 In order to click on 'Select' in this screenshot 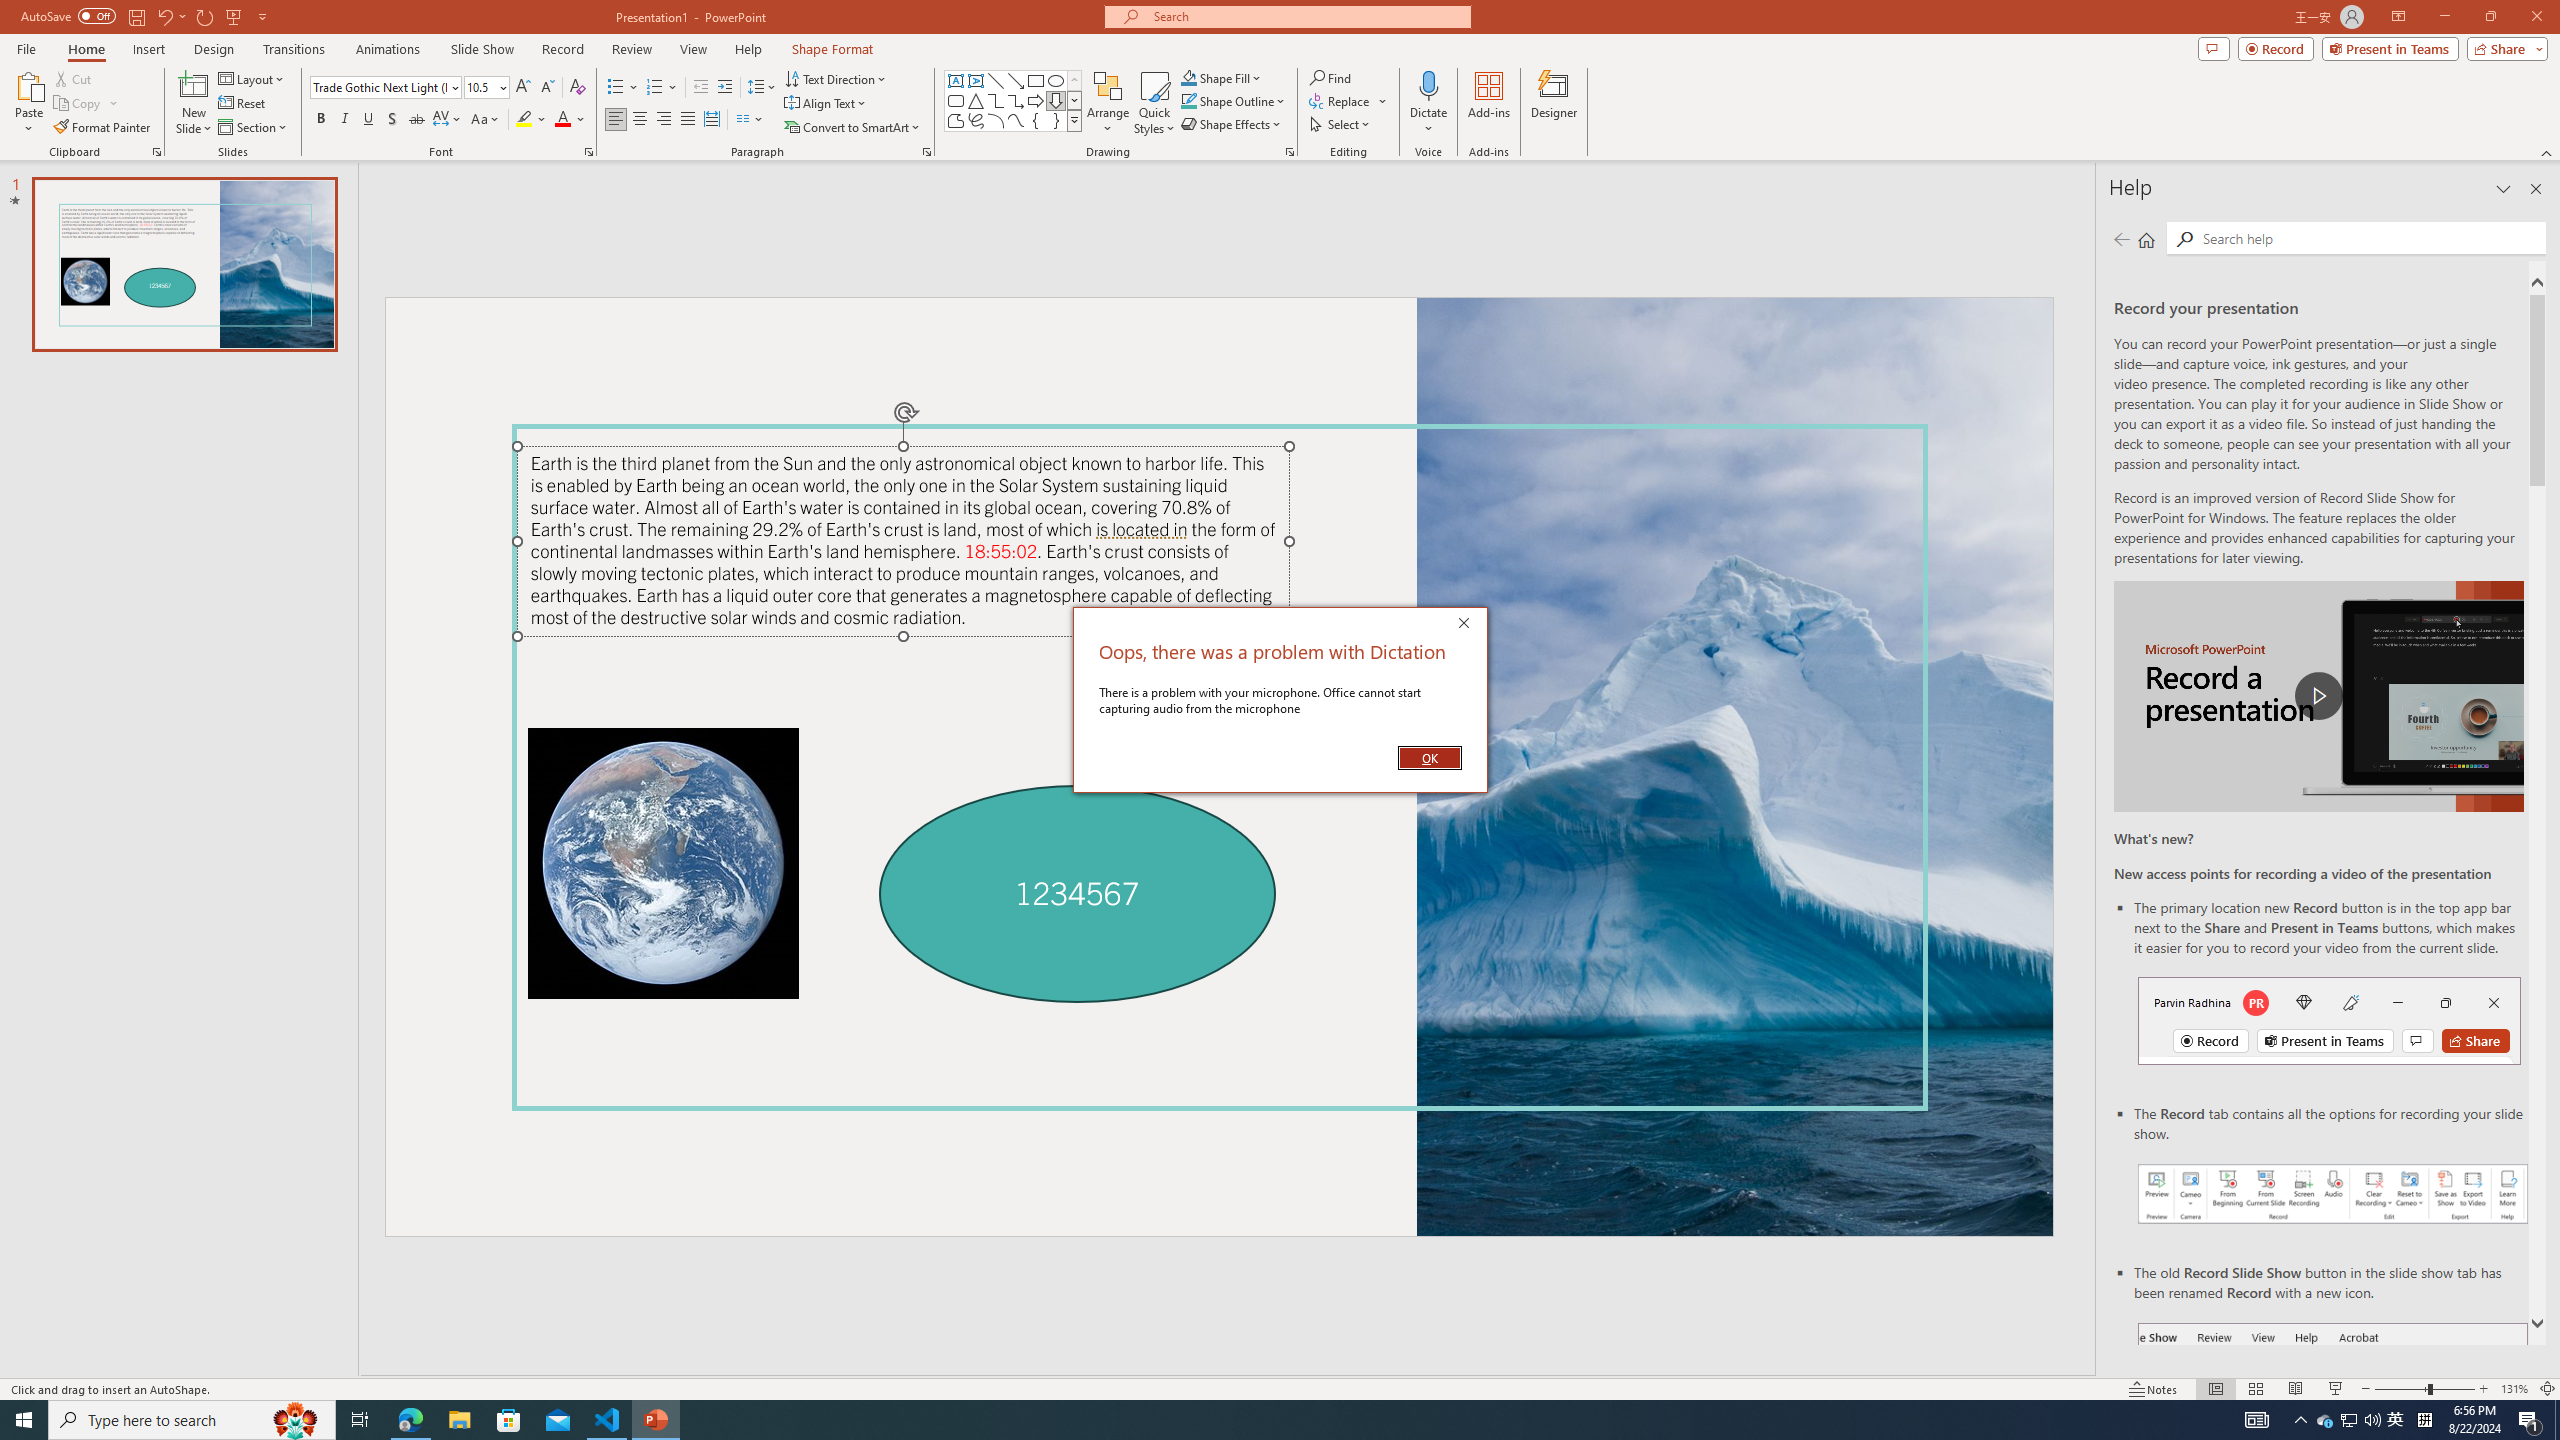, I will do `click(1341, 122)`.